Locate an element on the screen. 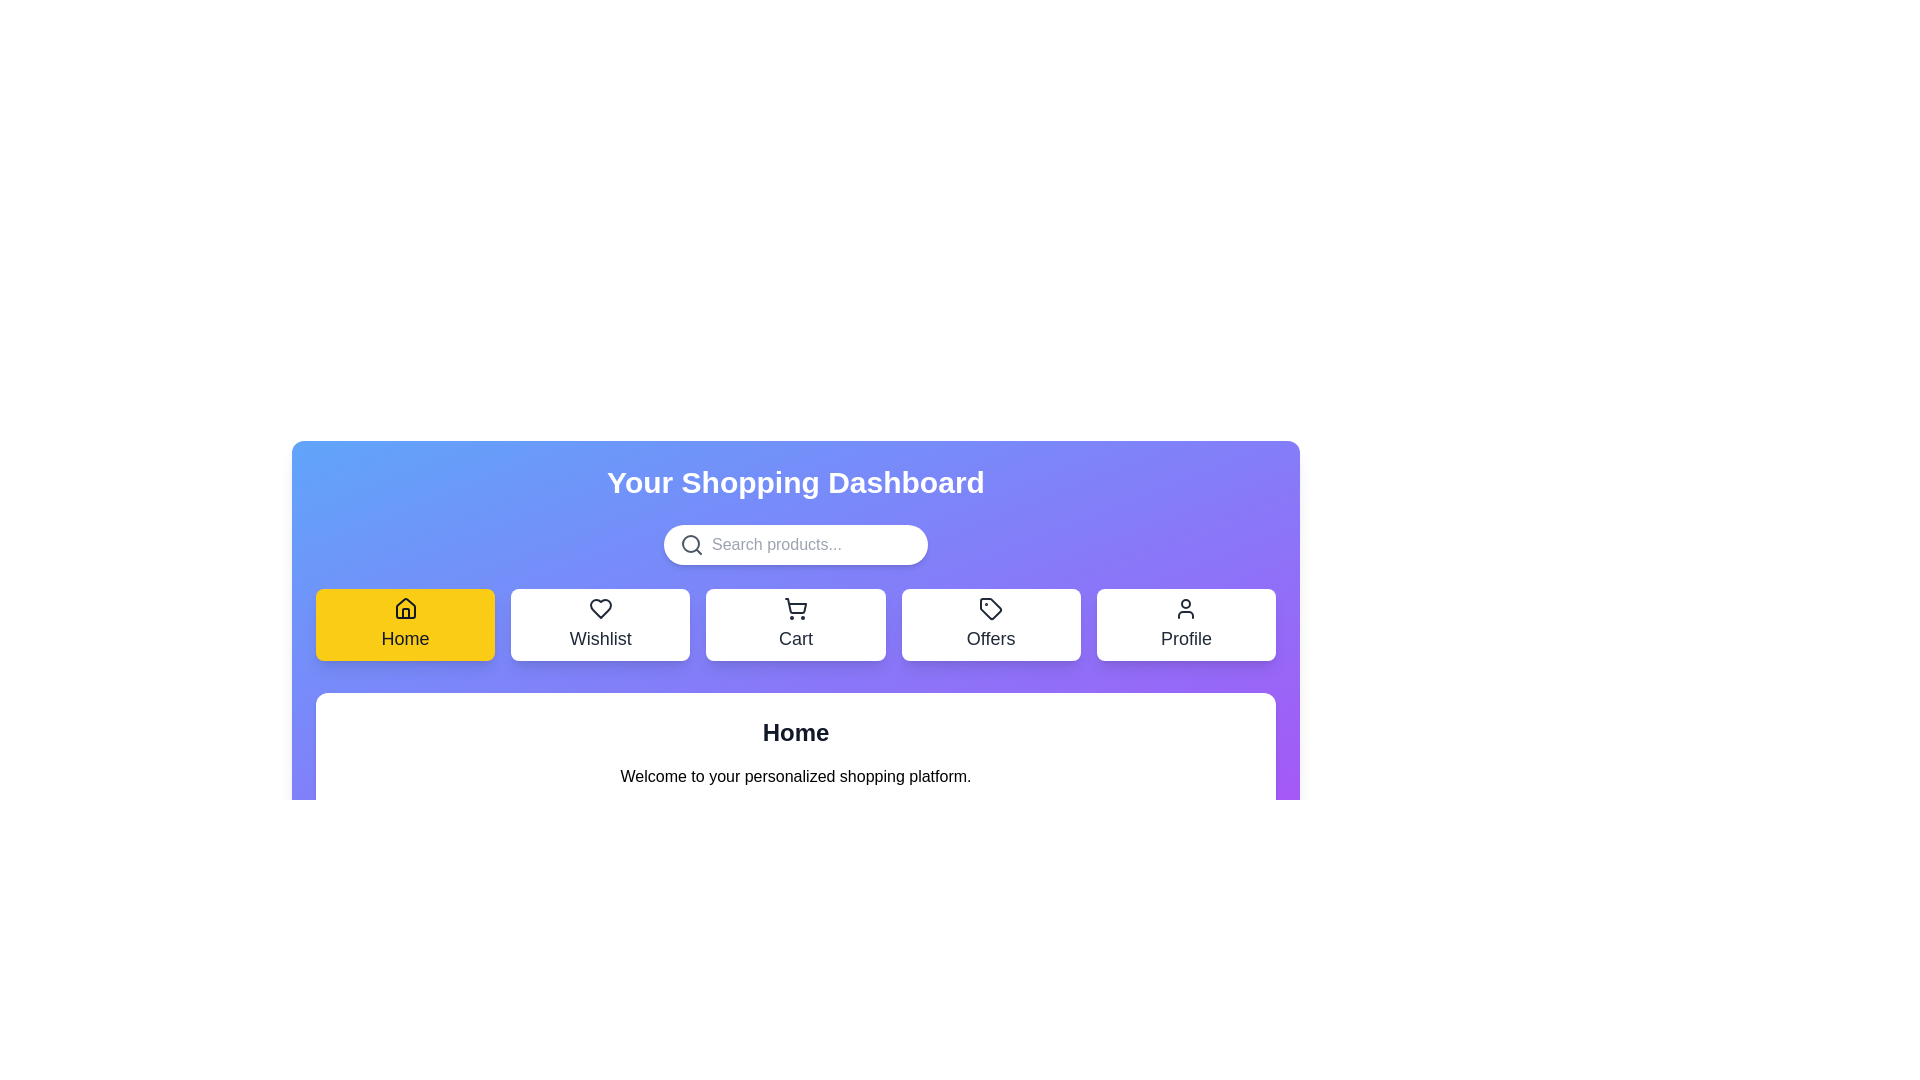  the 'Home' button, which features an icon representing the main page of the application, located in the horizontal navigation bar below the header is located at coordinates (404, 608).